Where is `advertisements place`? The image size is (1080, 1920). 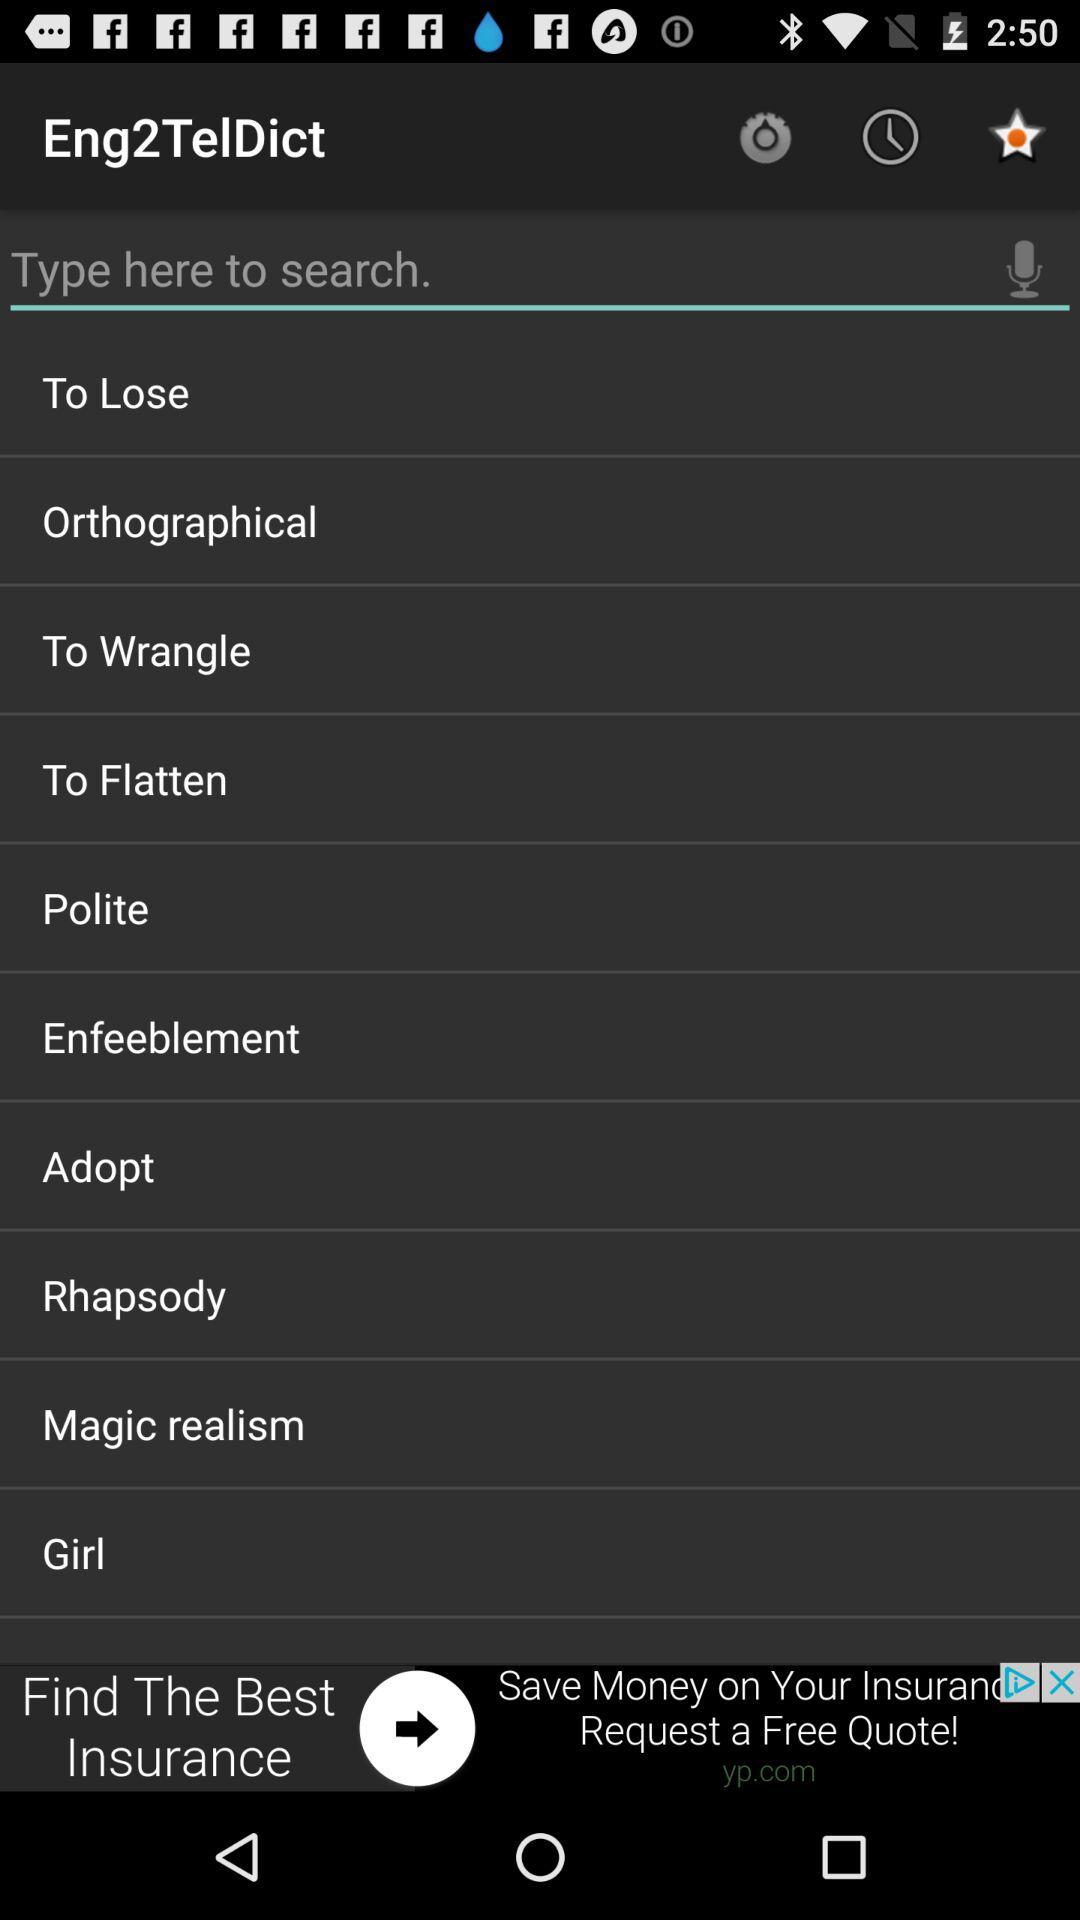
advertisements place is located at coordinates (540, 1727).